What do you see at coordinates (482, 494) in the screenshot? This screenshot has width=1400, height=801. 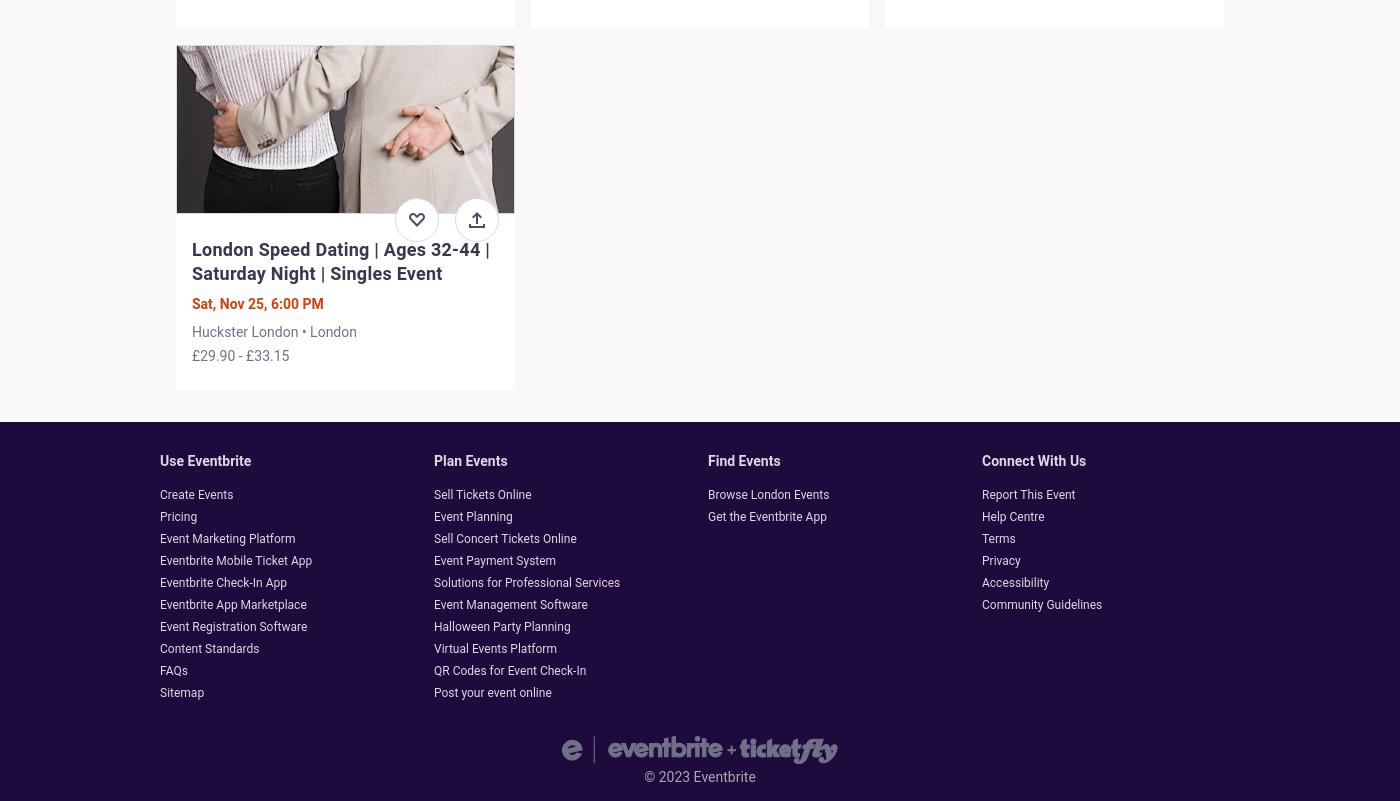 I see `'Sell Tickets Online'` at bounding box center [482, 494].